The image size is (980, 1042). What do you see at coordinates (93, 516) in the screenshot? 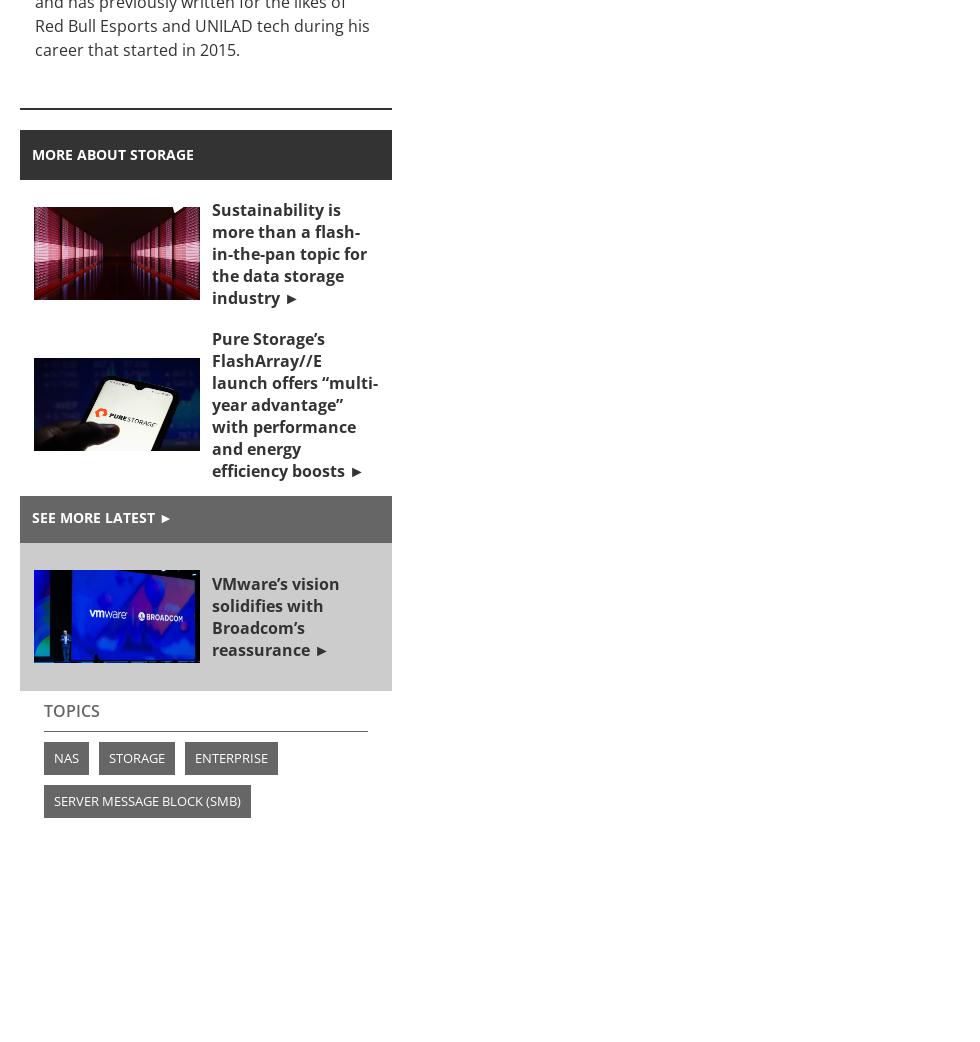
I see `'See more latest'` at bounding box center [93, 516].